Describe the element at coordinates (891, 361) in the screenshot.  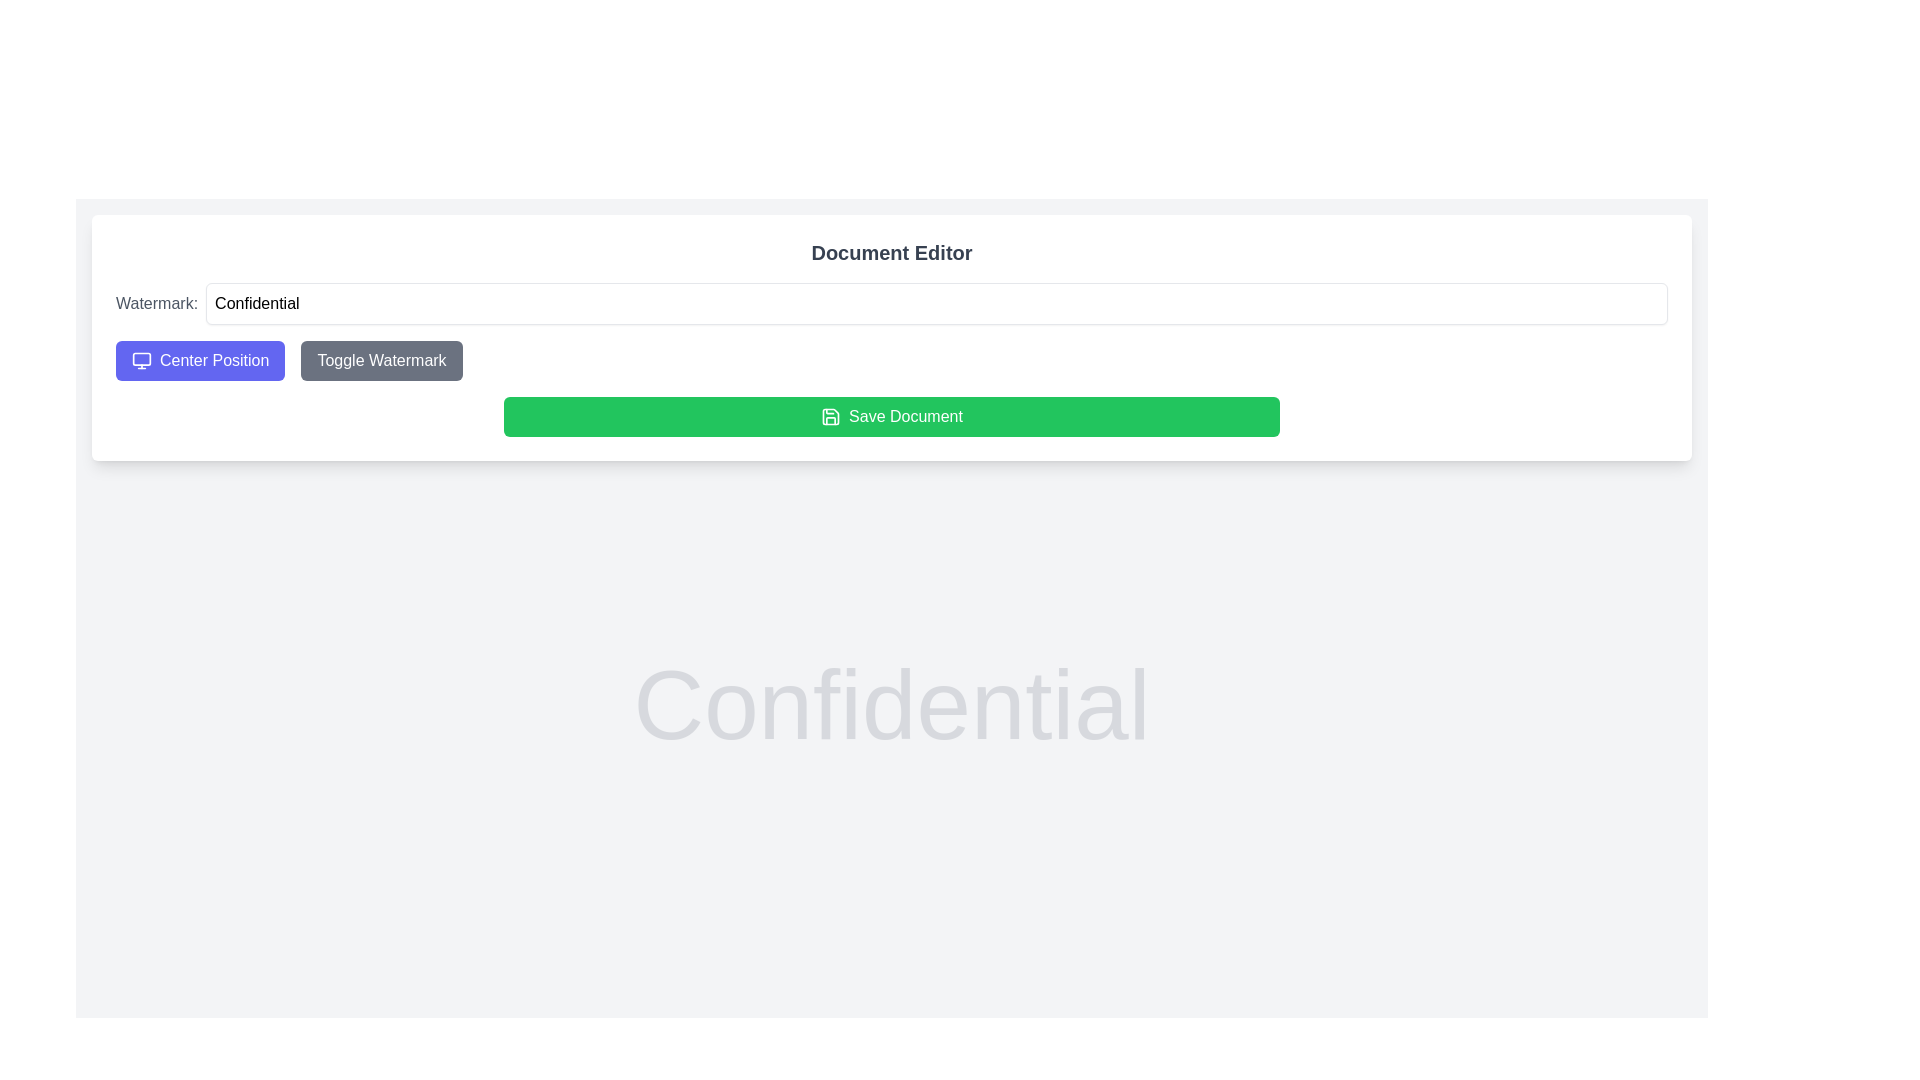
I see `the Toolbar containing 'Center Position' and 'Toggle Watermark' buttons` at that location.